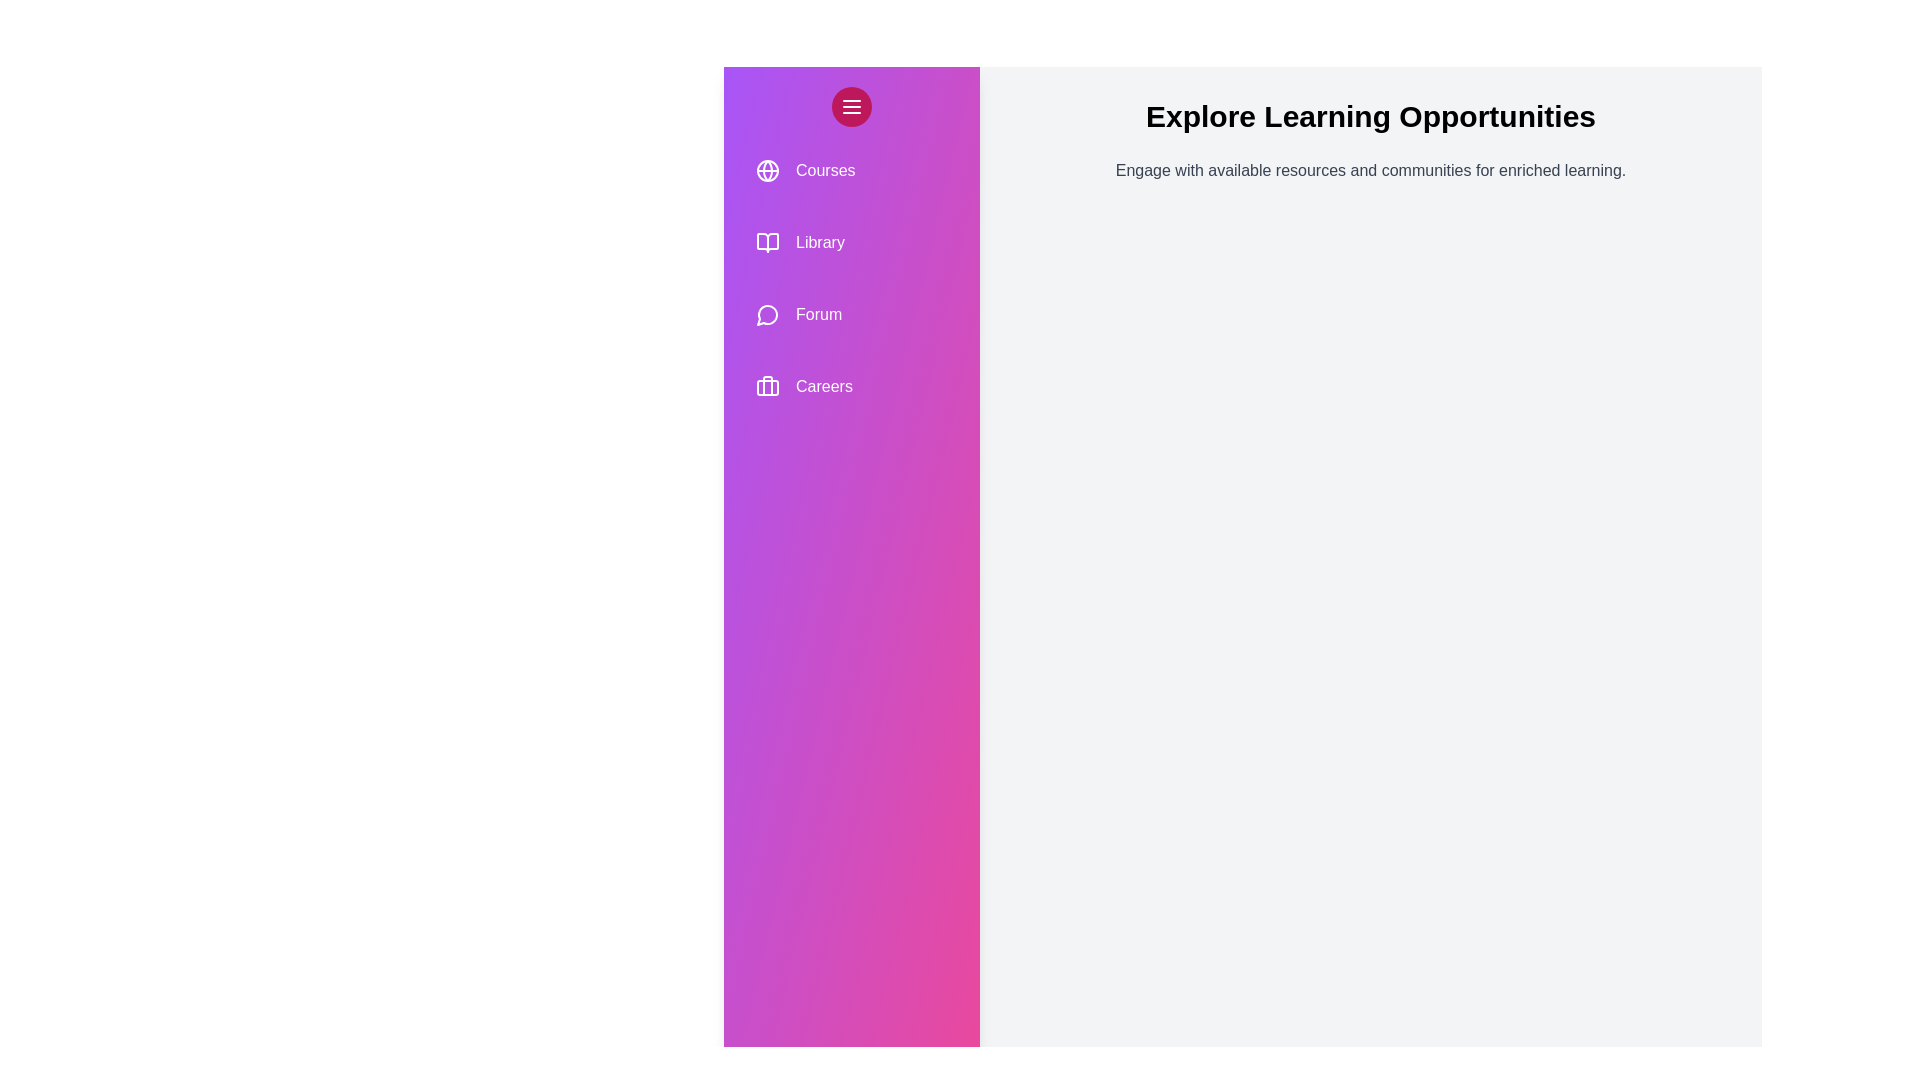 This screenshot has width=1920, height=1080. Describe the element at coordinates (851, 315) in the screenshot. I see `the menu item labeled Forum to navigate to its respective section` at that location.